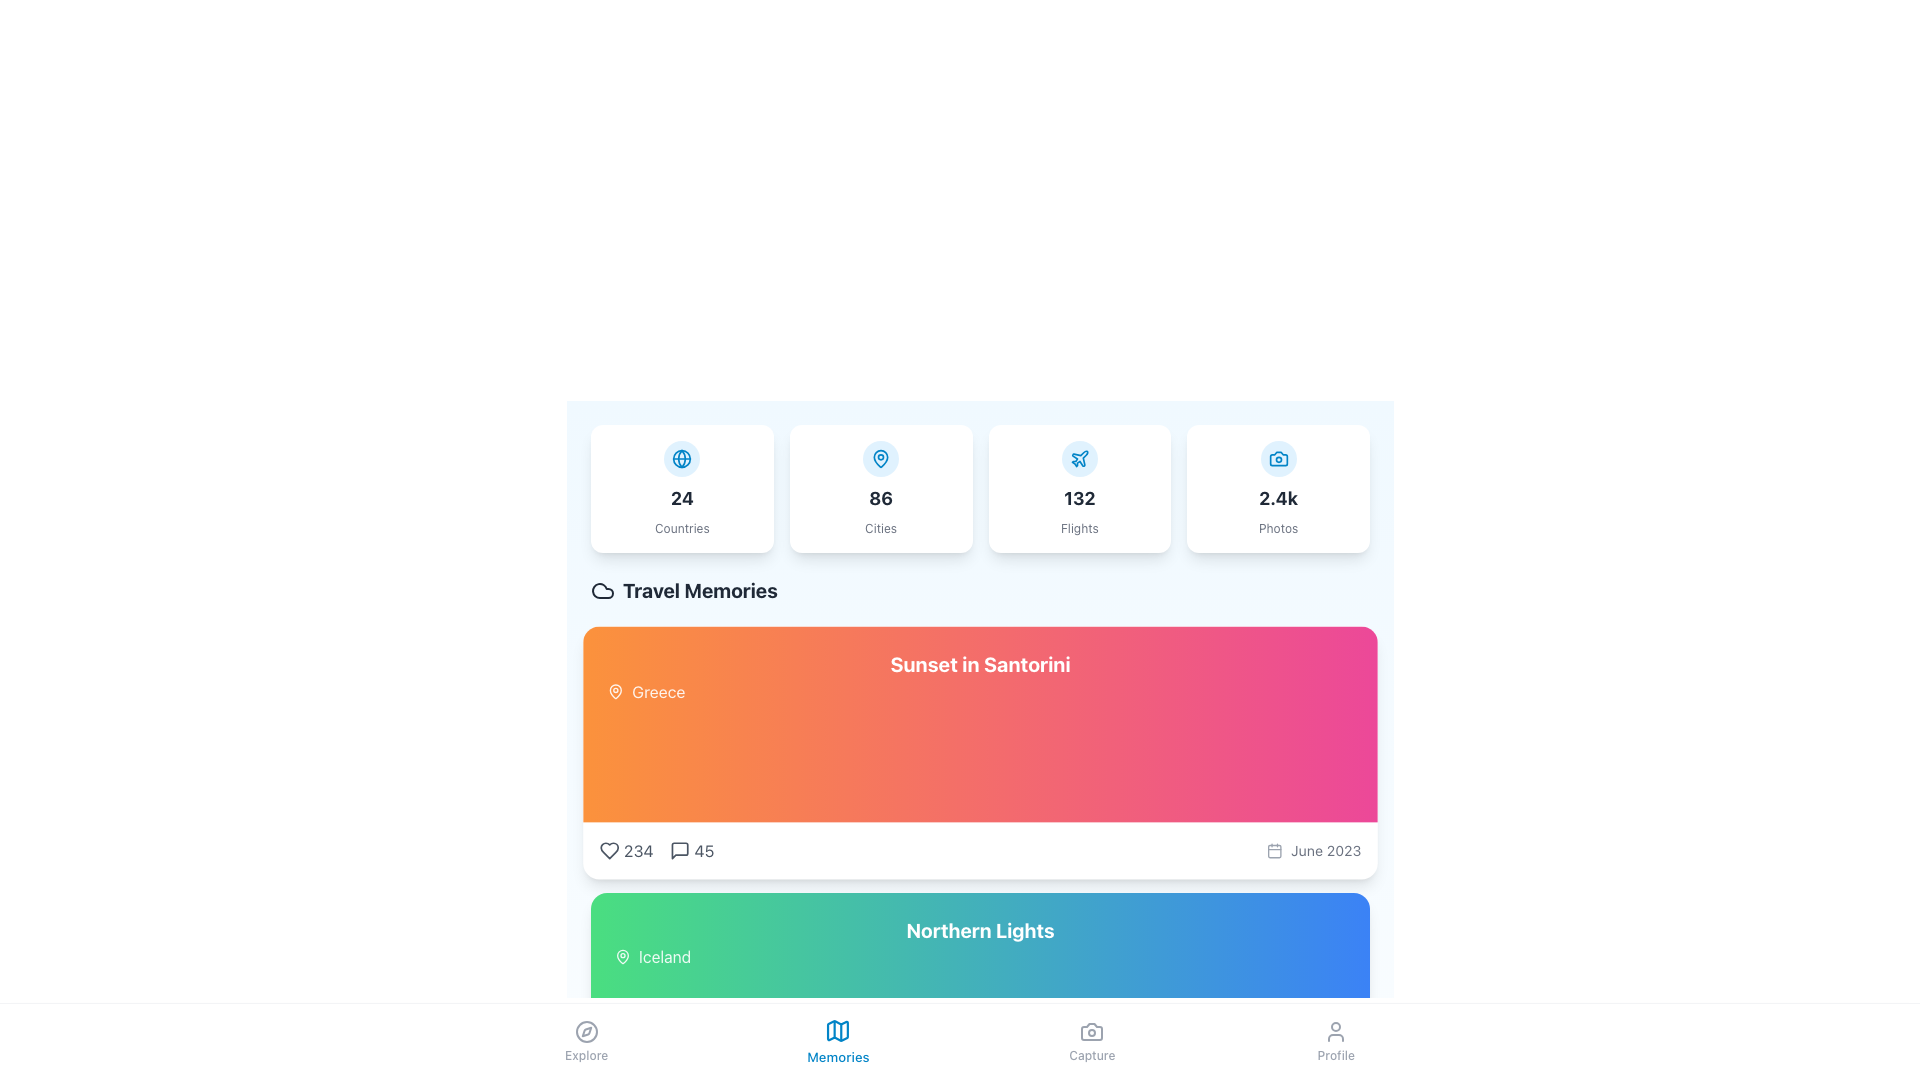 This screenshot has height=1080, width=1920. What do you see at coordinates (980, 930) in the screenshot?
I see `the text label that serves as a header or title, positioned centrally beneath the 'Sunset in Santorini' section` at bounding box center [980, 930].